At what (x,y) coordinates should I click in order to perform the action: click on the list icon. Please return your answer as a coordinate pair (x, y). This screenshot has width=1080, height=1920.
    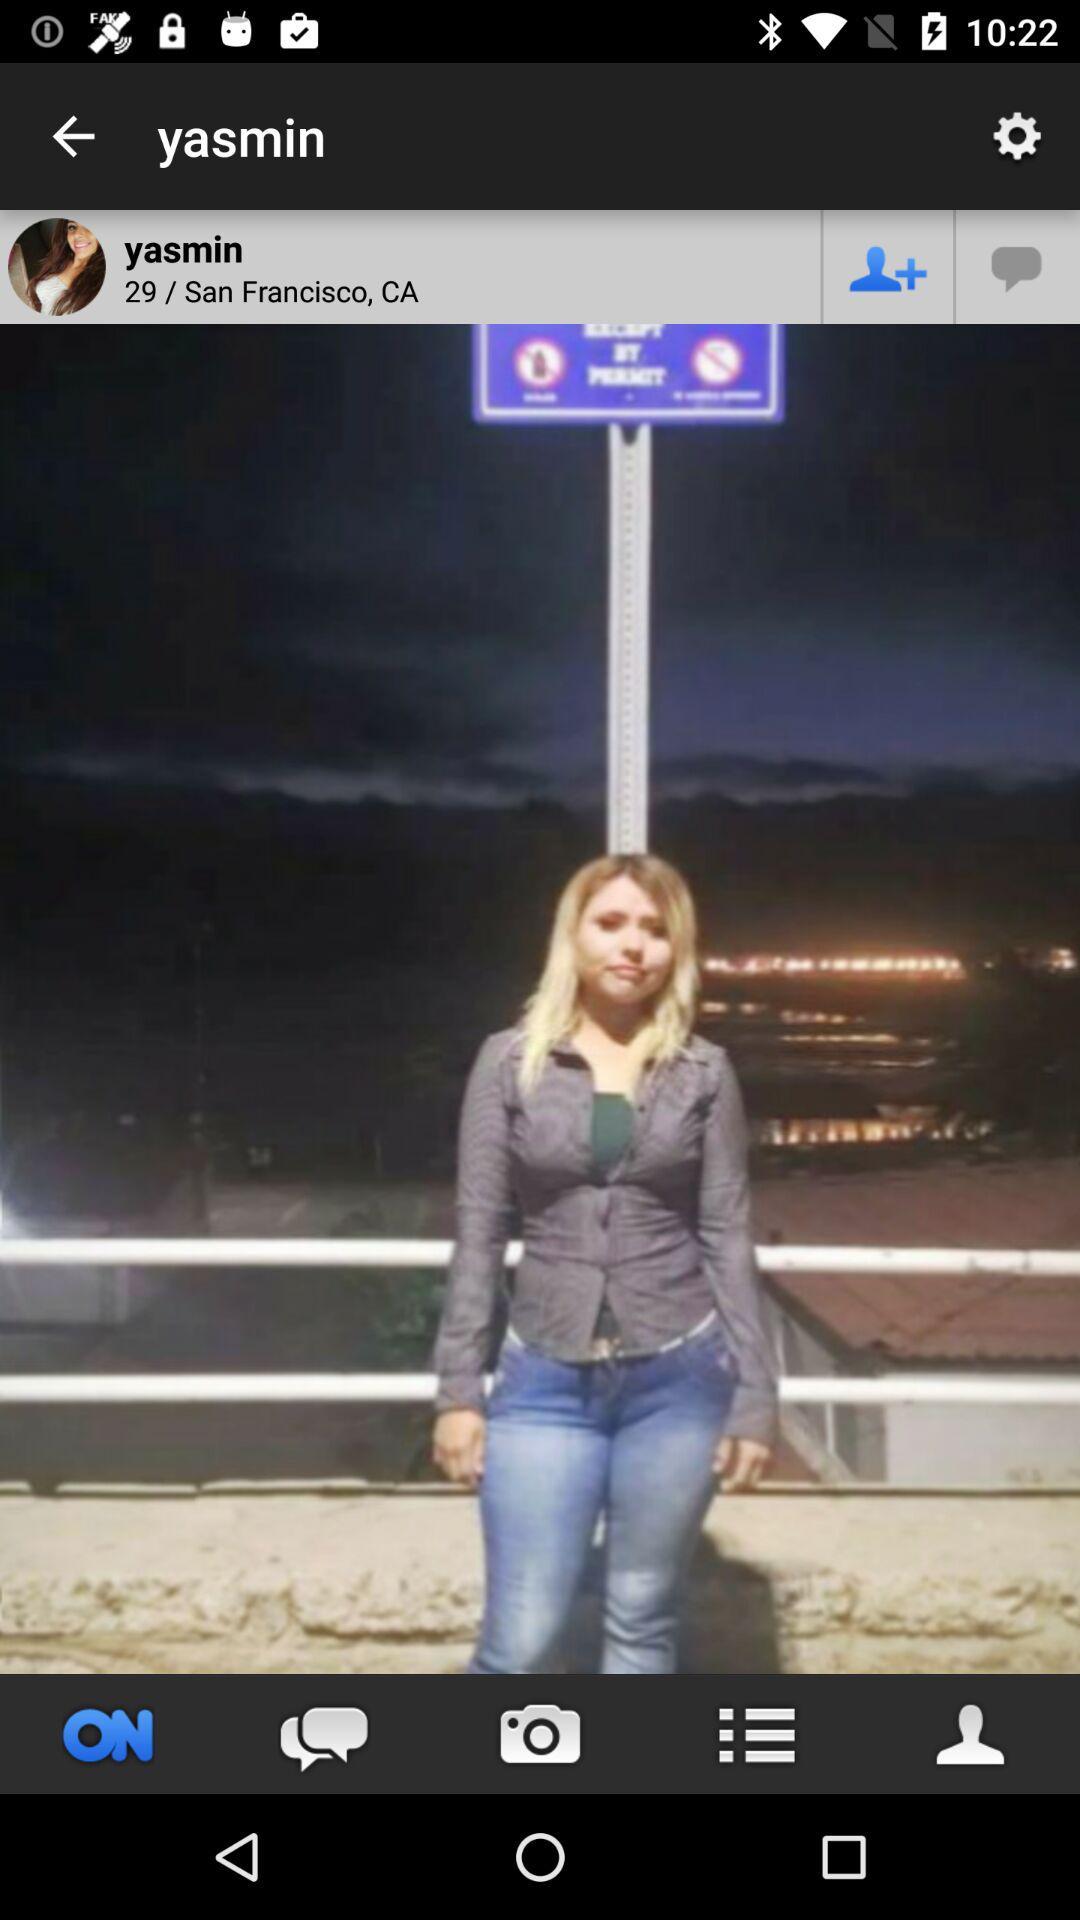
    Looking at the image, I should click on (756, 1733).